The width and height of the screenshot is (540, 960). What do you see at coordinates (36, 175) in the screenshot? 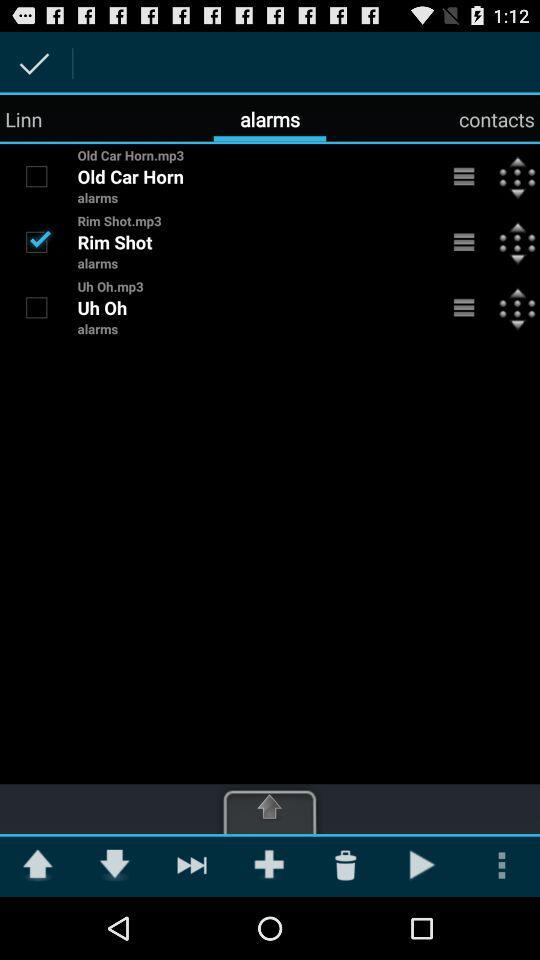
I see `checkmark box` at bounding box center [36, 175].